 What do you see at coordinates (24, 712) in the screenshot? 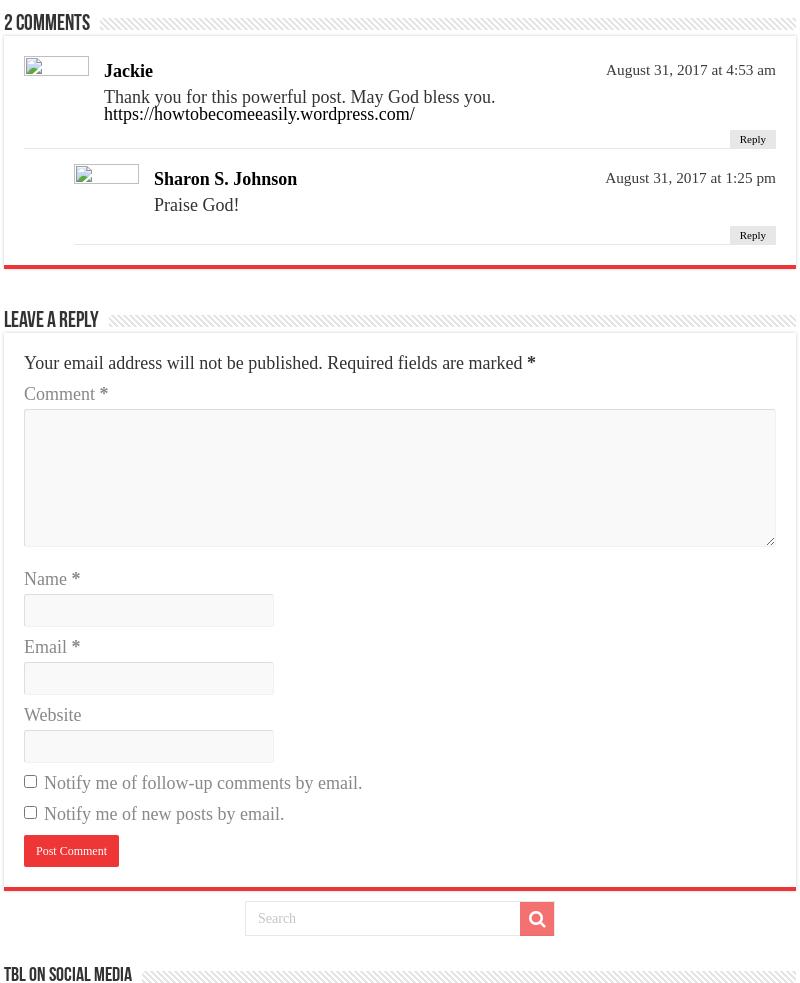
I see `'Website'` at bounding box center [24, 712].